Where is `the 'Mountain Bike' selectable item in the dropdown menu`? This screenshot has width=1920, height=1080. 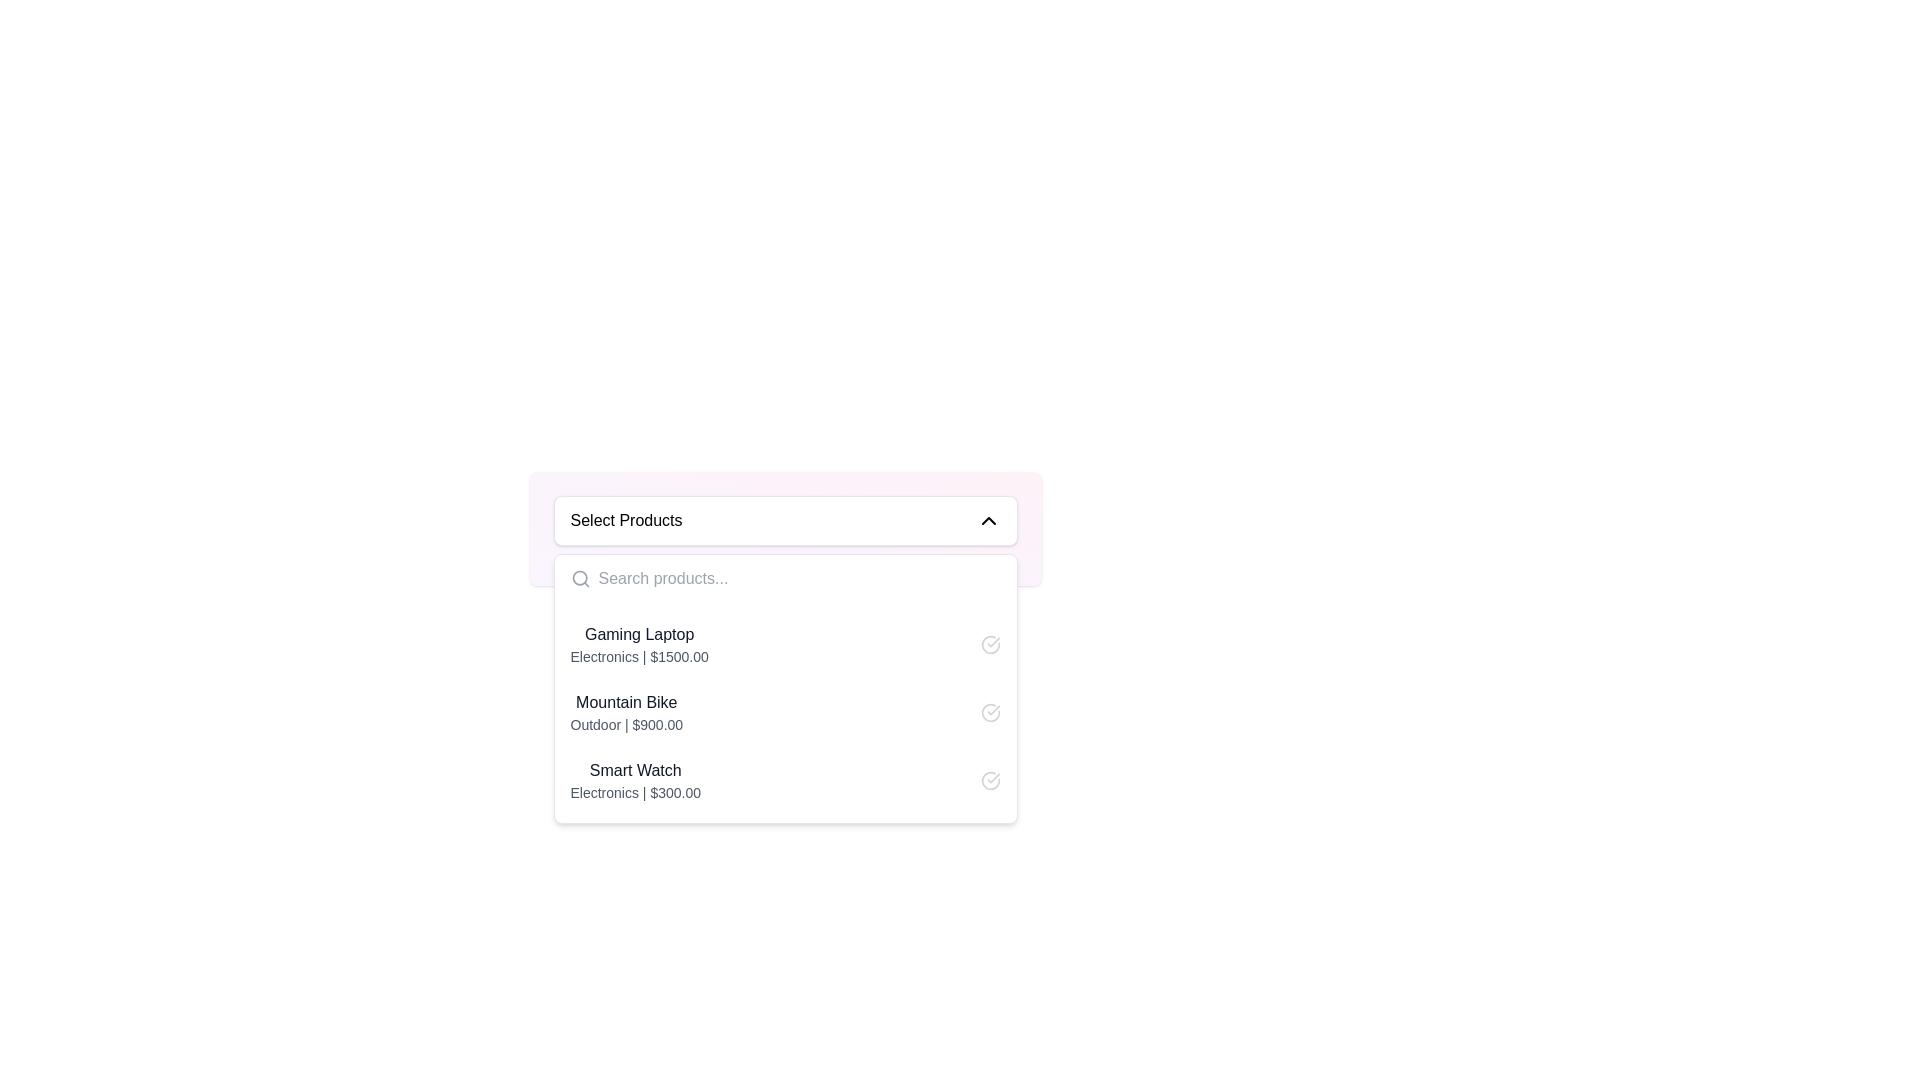
the 'Mountain Bike' selectable item in the dropdown menu is located at coordinates (784, 712).